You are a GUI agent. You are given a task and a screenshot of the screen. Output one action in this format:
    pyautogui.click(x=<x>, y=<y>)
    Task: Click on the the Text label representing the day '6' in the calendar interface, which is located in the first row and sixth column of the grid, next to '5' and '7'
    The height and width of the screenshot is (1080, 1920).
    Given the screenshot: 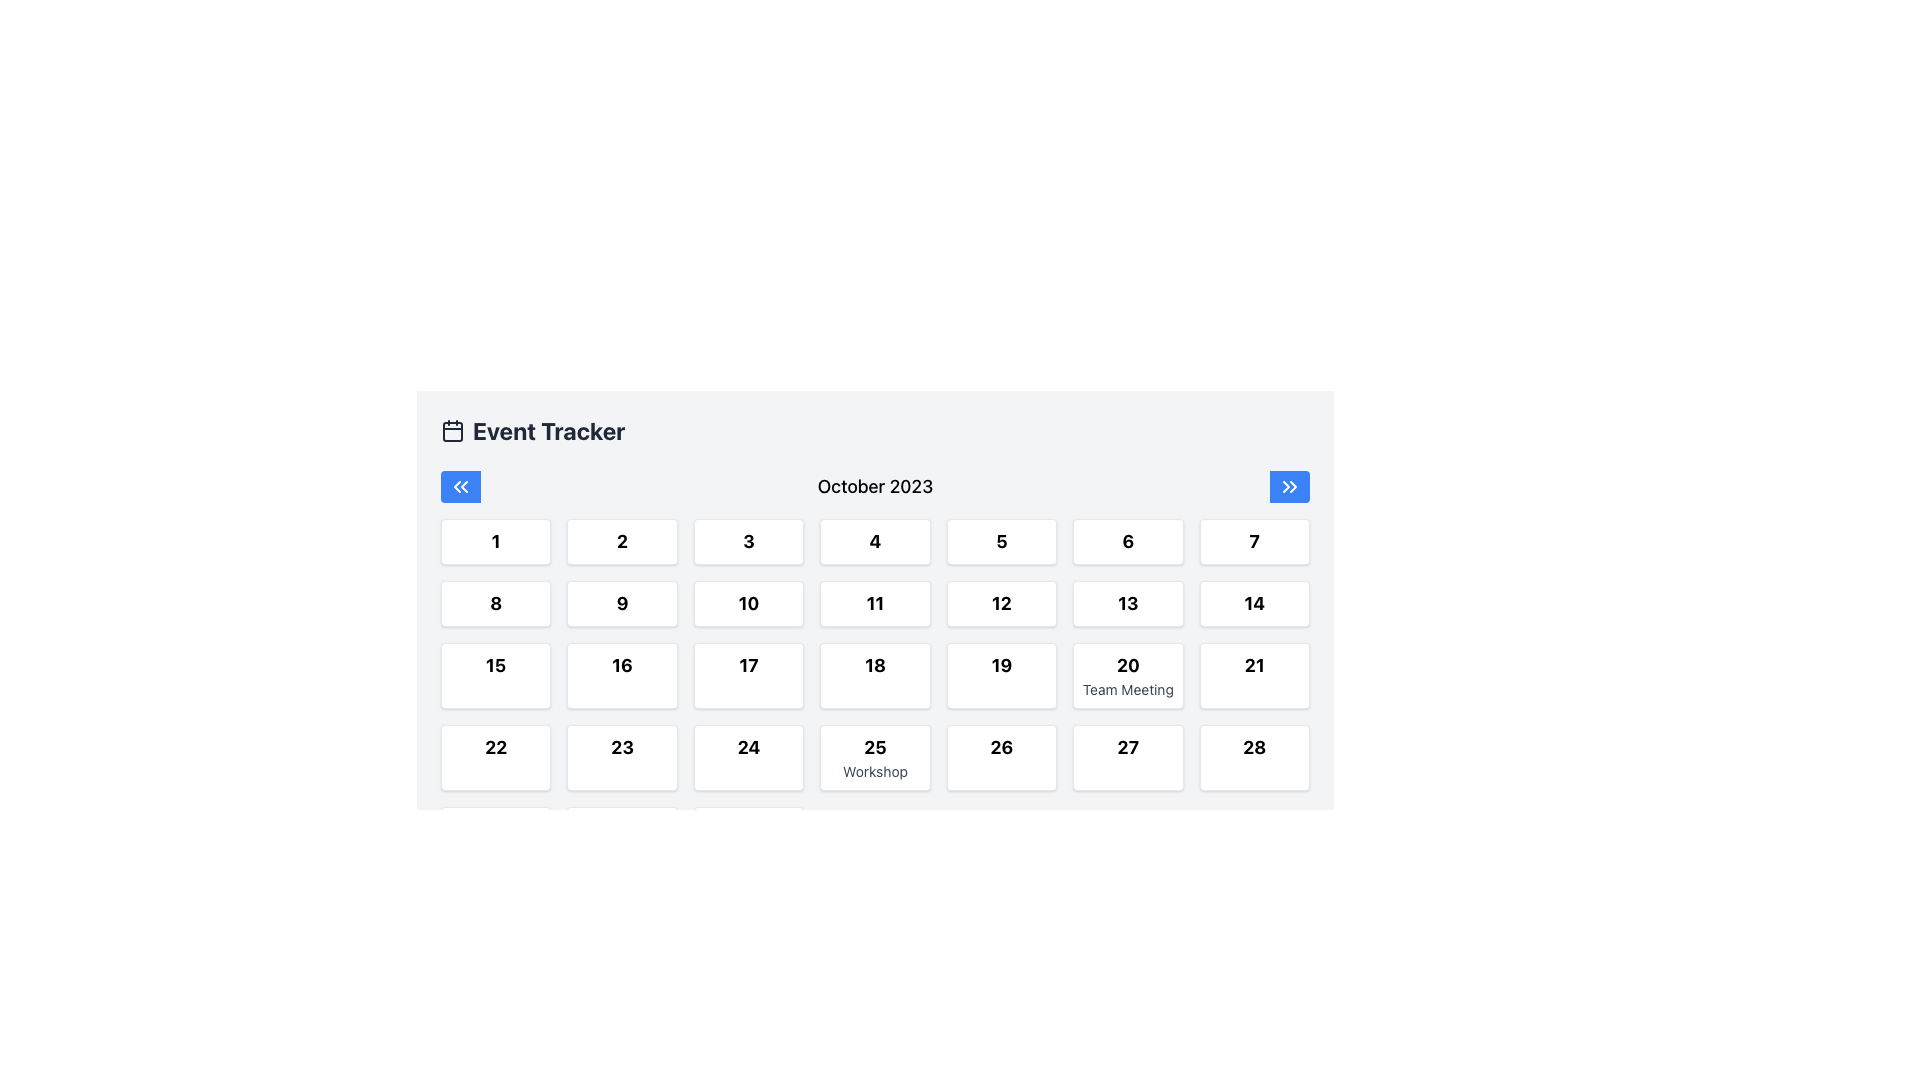 What is the action you would take?
    pyautogui.click(x=1128, y=542)
    